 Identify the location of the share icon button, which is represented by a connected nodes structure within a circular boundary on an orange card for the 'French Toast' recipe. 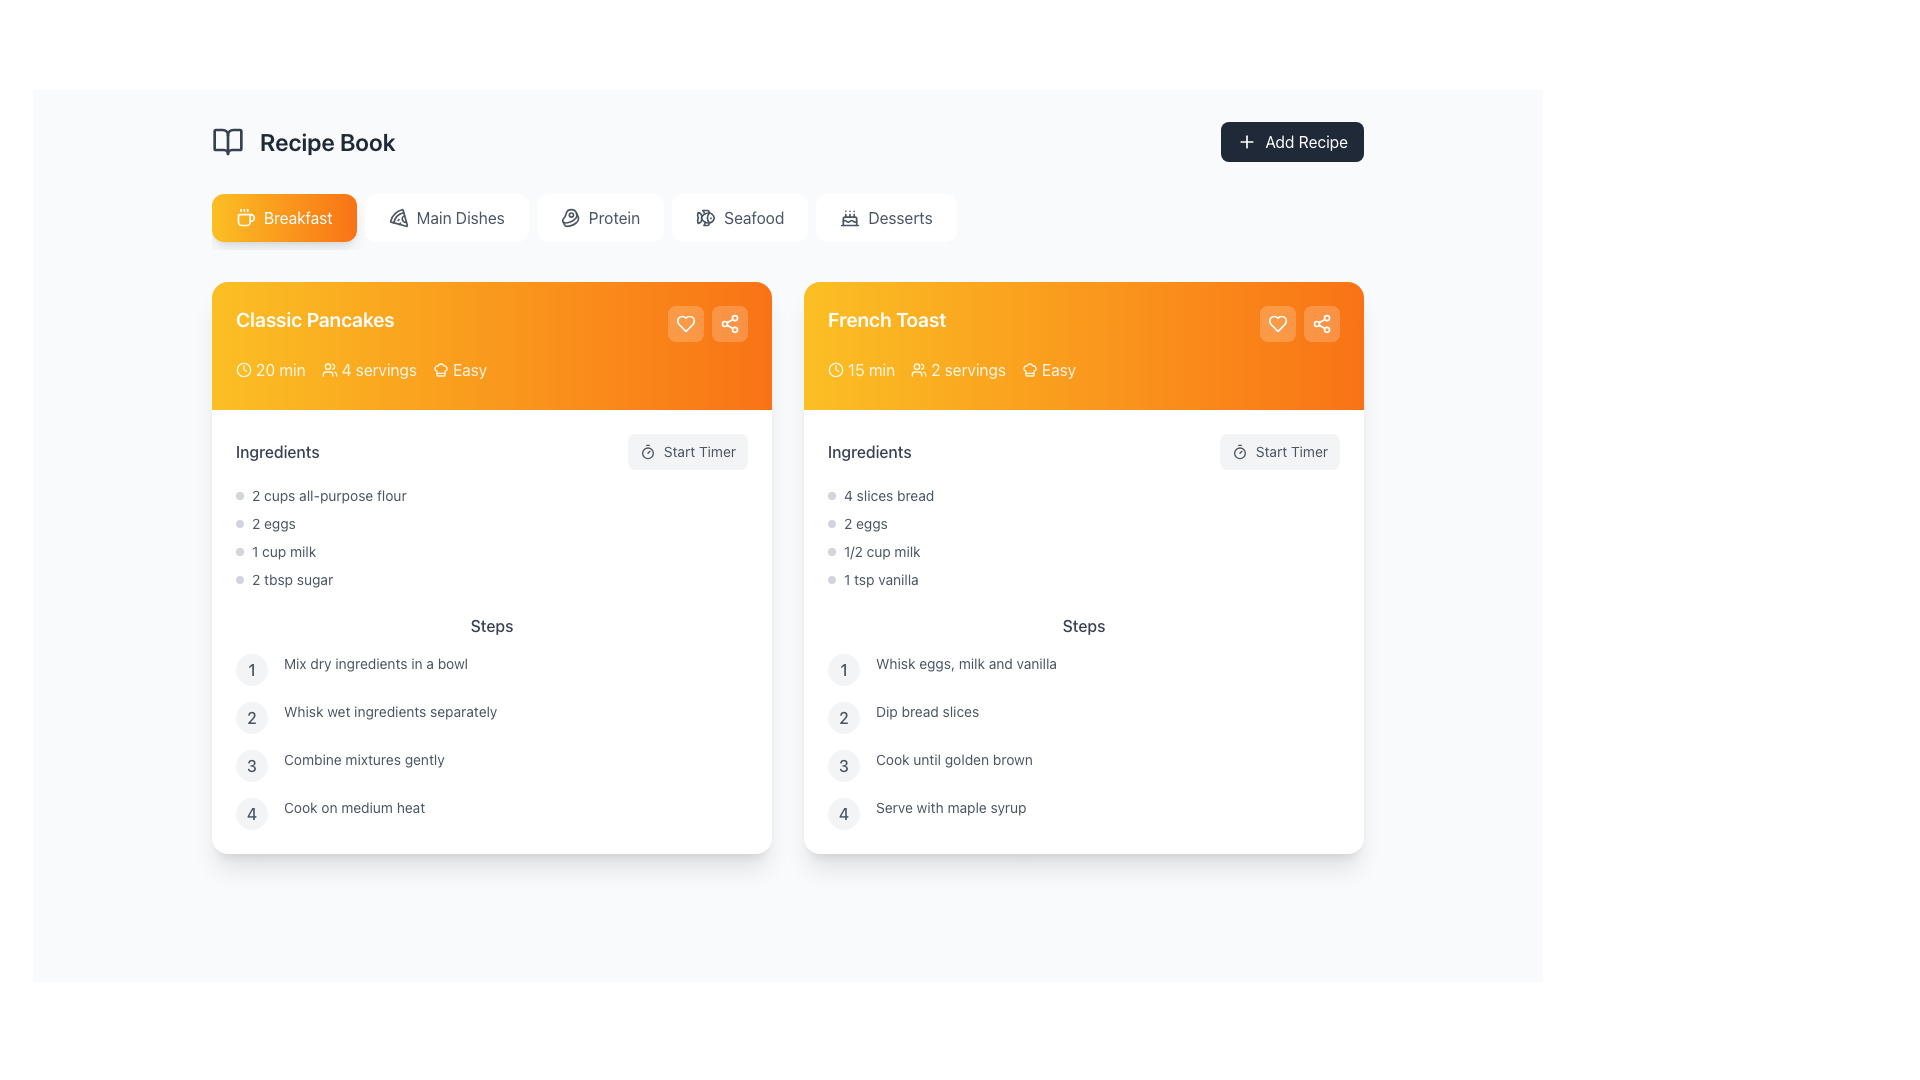
(1321, 323).